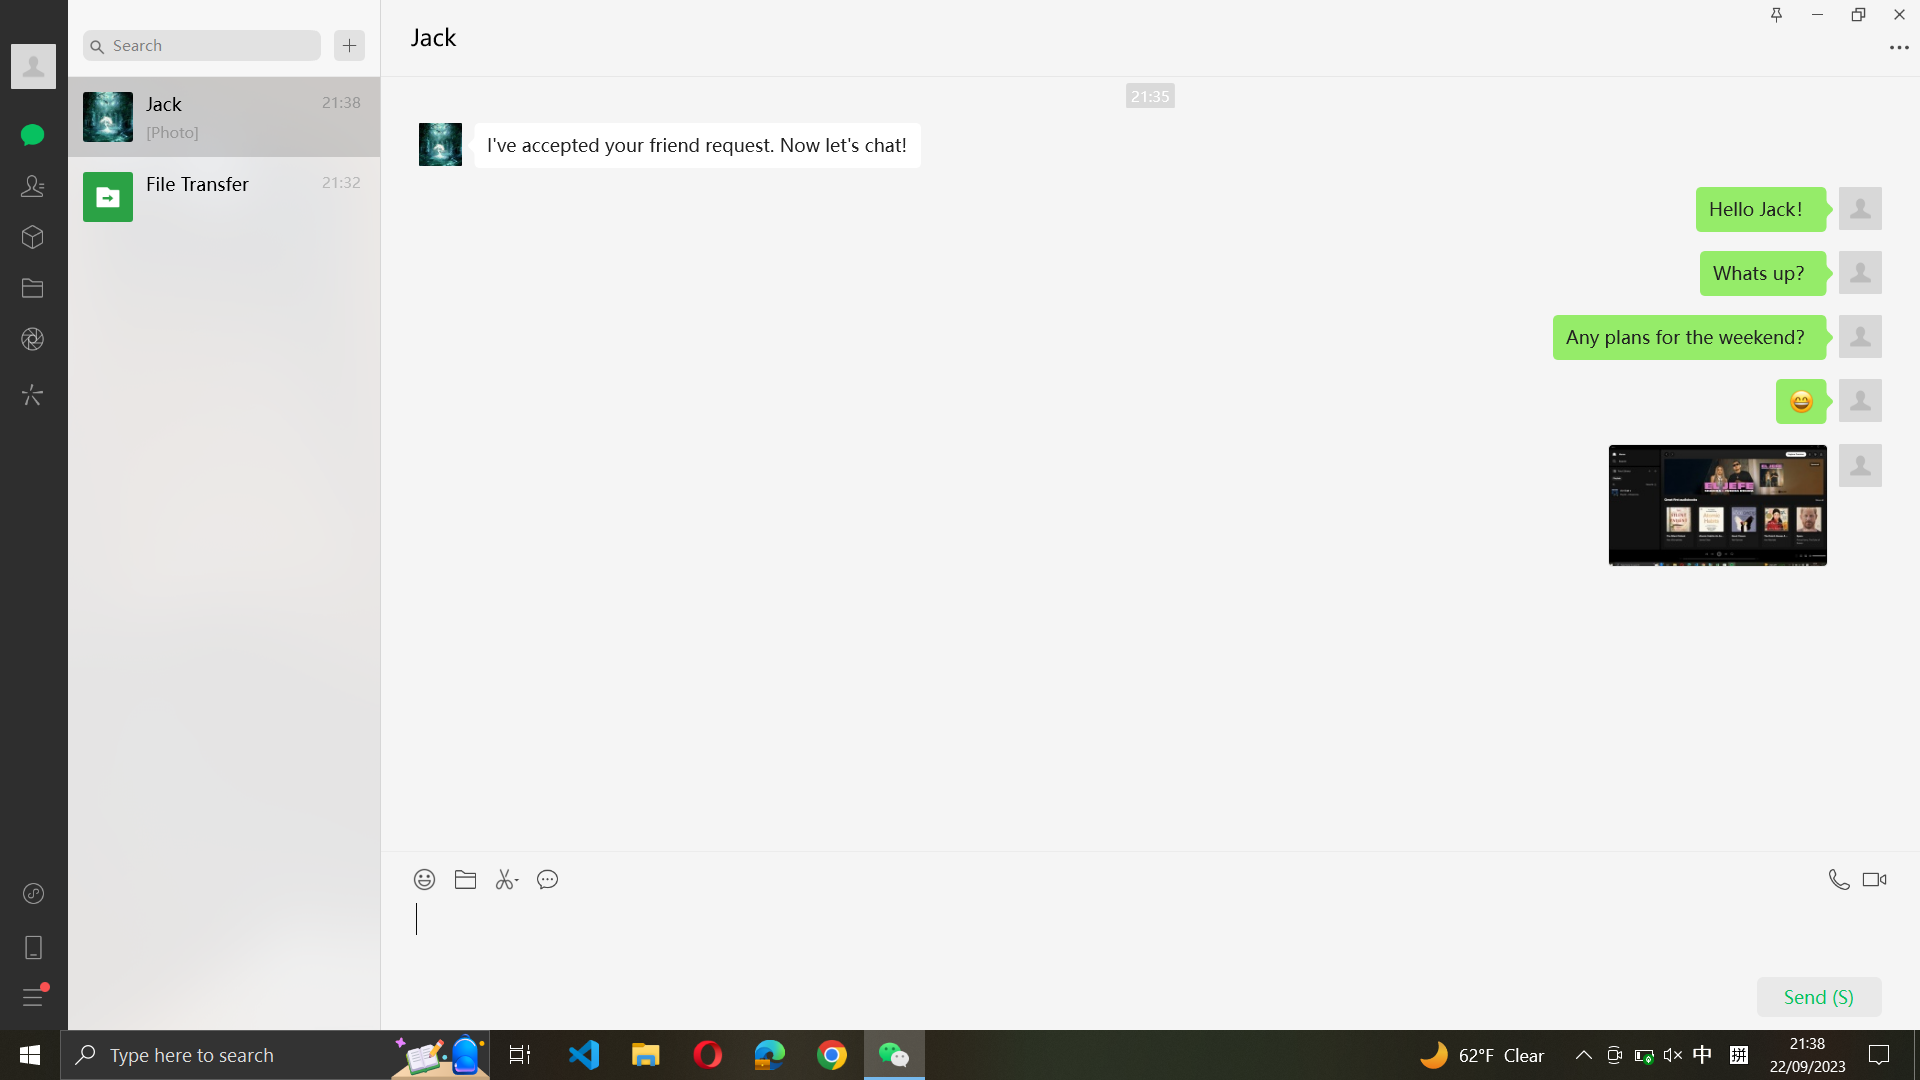  I want to click on the camera feature, so click(34, 340).